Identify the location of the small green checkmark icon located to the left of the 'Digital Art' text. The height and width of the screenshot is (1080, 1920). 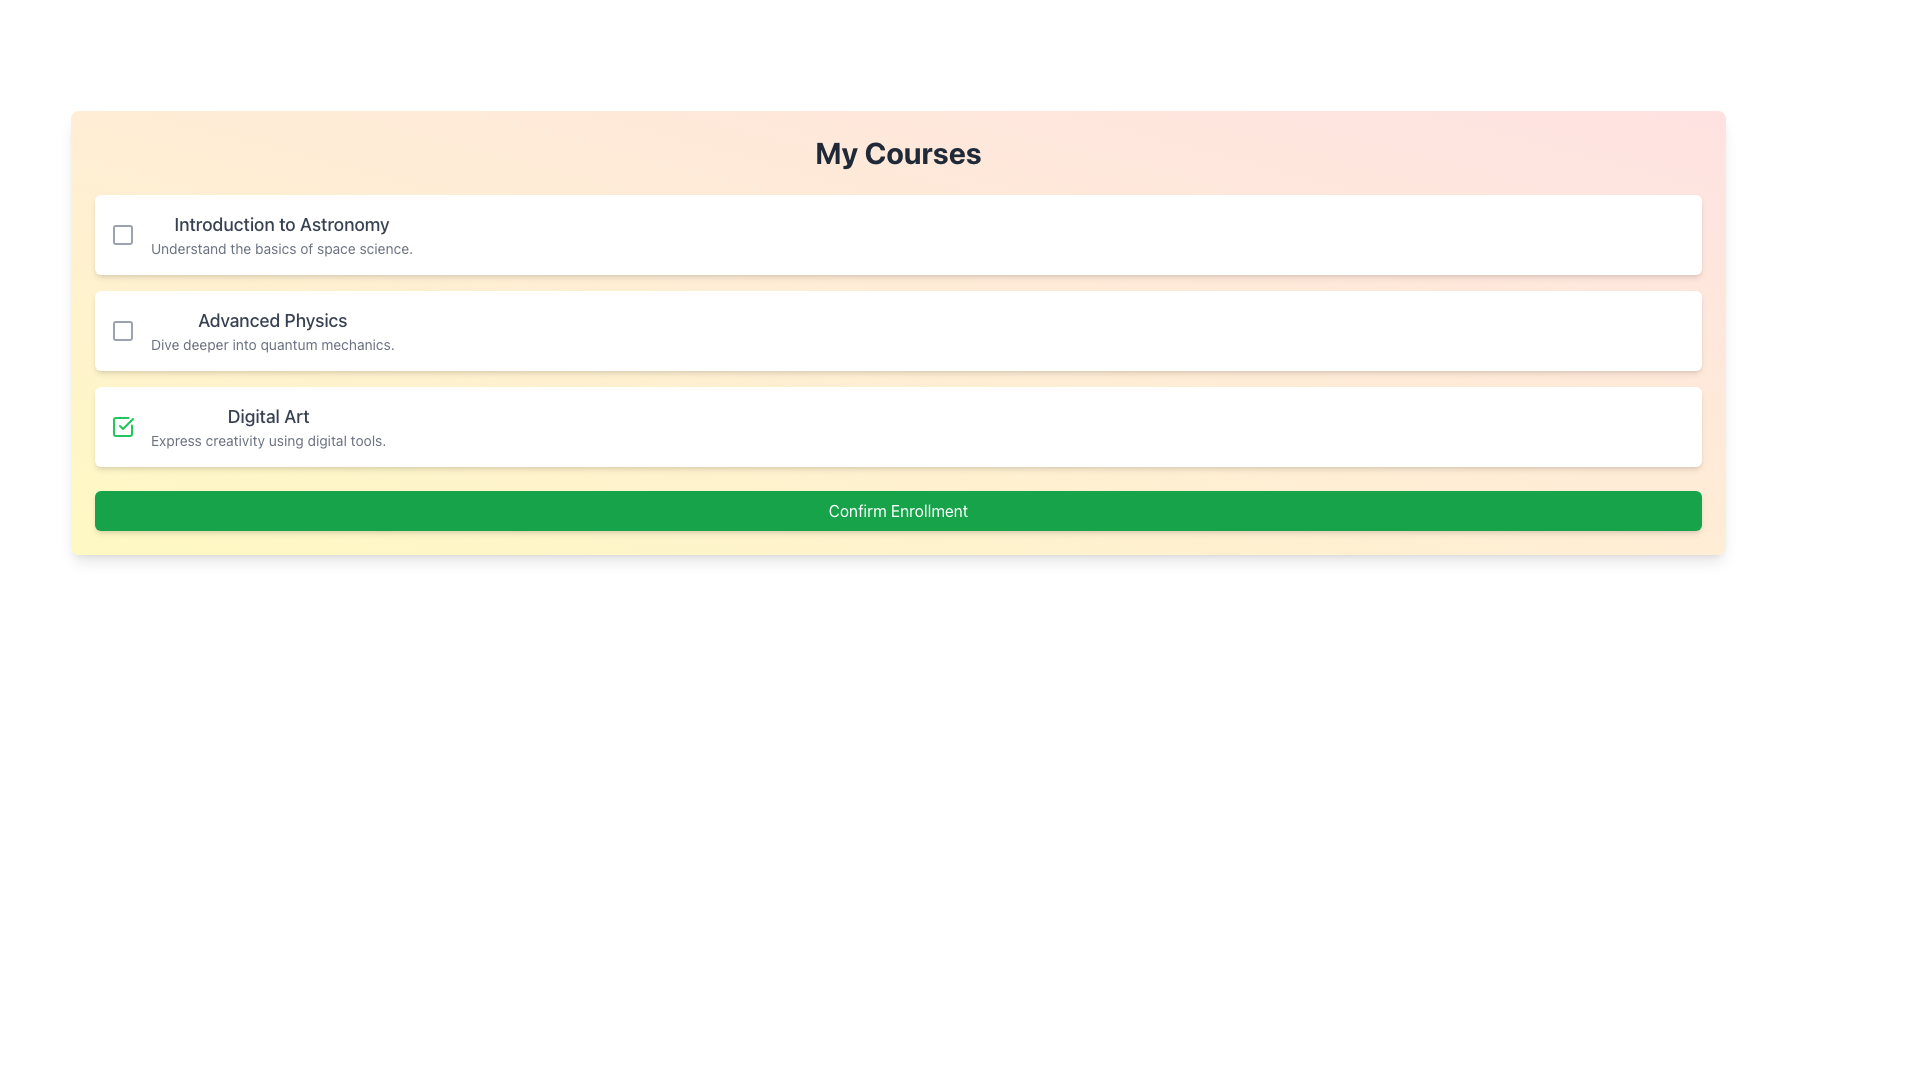
(122, 426).